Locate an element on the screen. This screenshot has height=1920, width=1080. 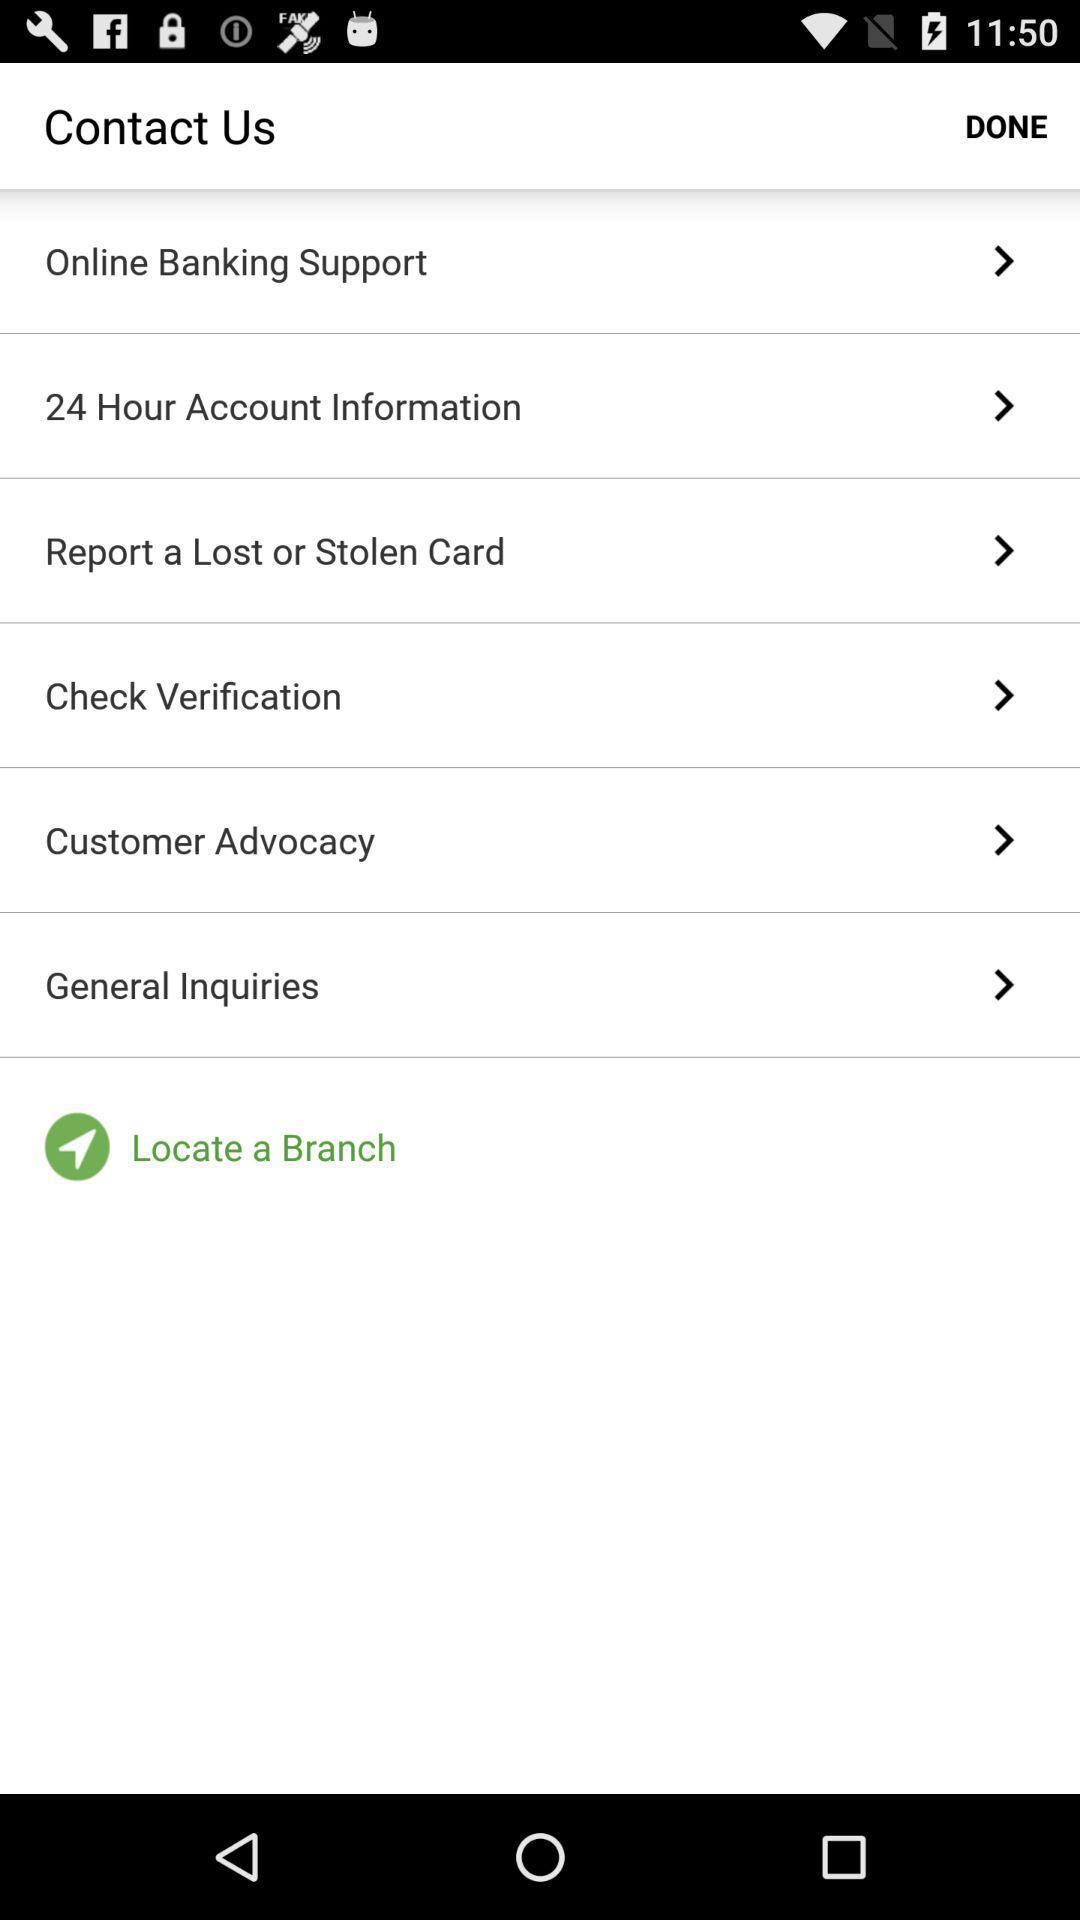
the online banking support is located at coordinates (235, 259).